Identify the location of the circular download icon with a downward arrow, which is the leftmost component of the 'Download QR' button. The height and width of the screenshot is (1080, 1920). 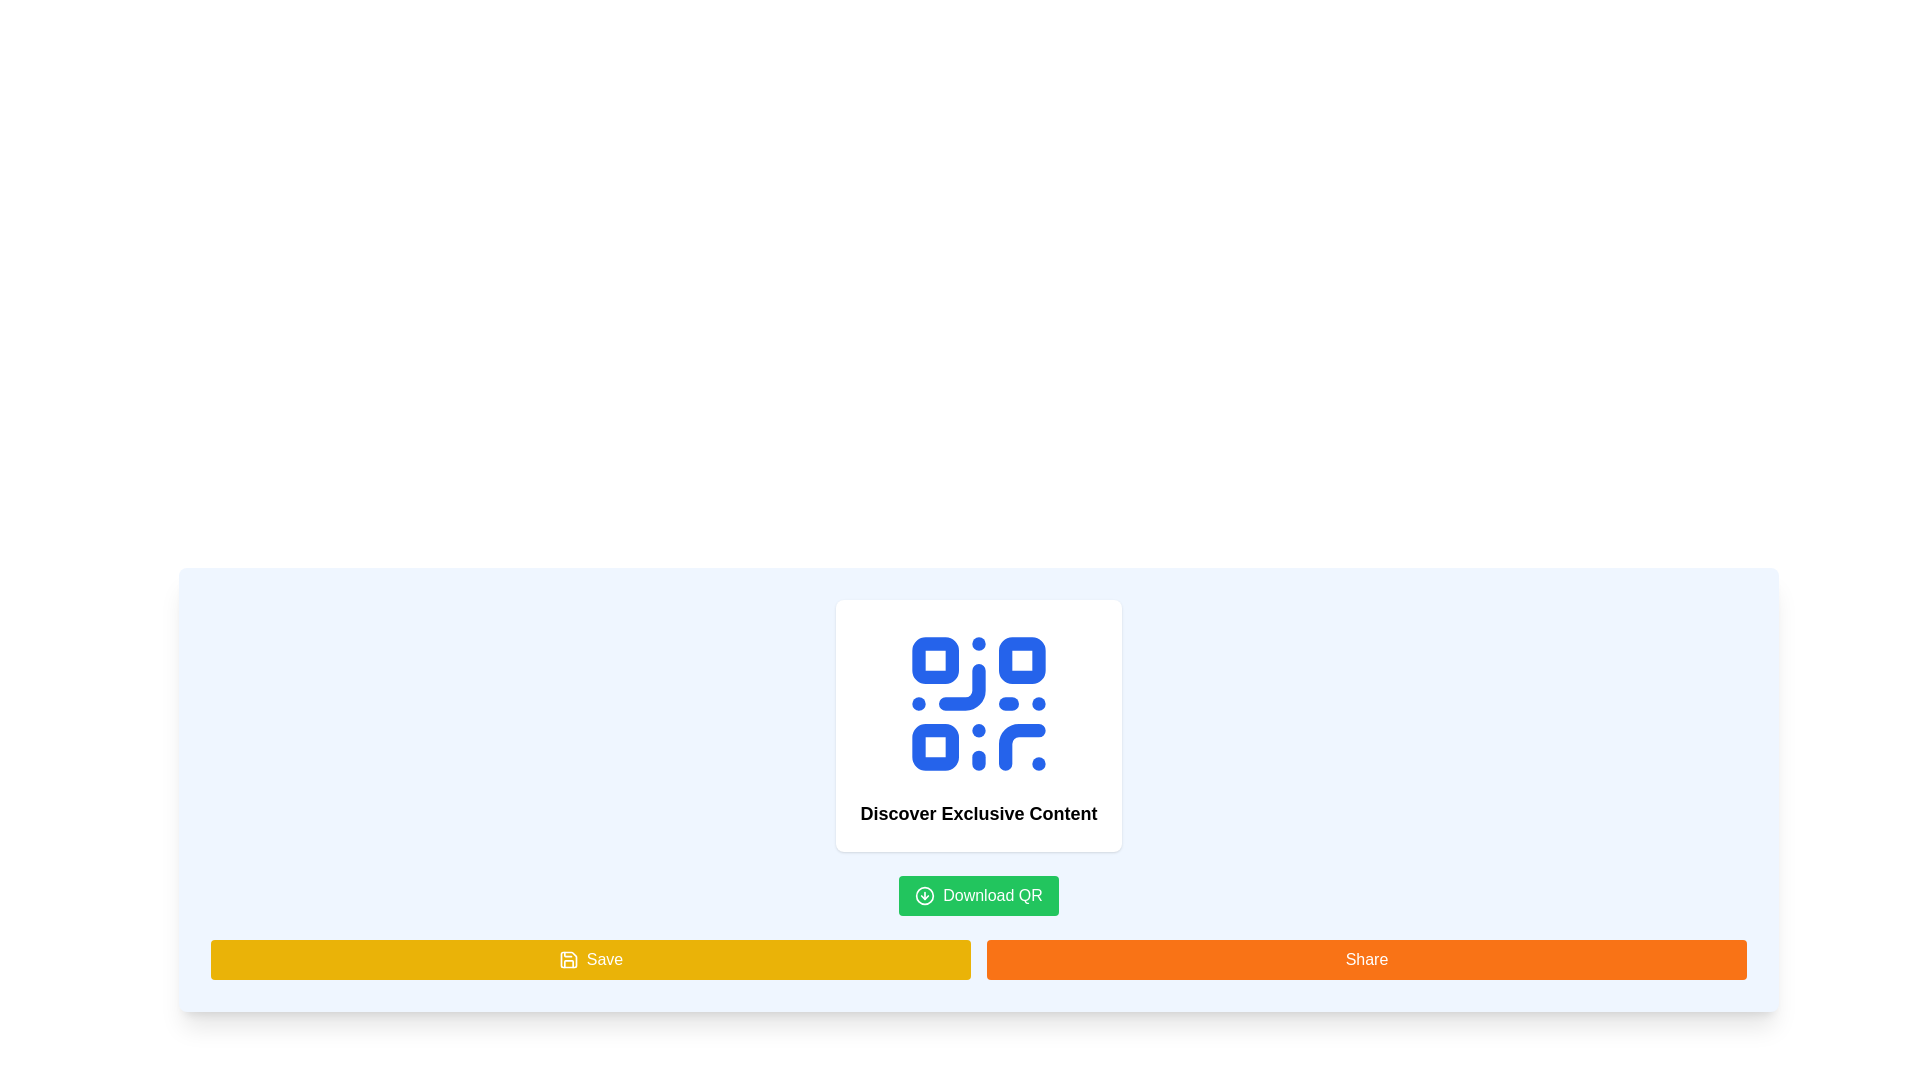
(924, 894).